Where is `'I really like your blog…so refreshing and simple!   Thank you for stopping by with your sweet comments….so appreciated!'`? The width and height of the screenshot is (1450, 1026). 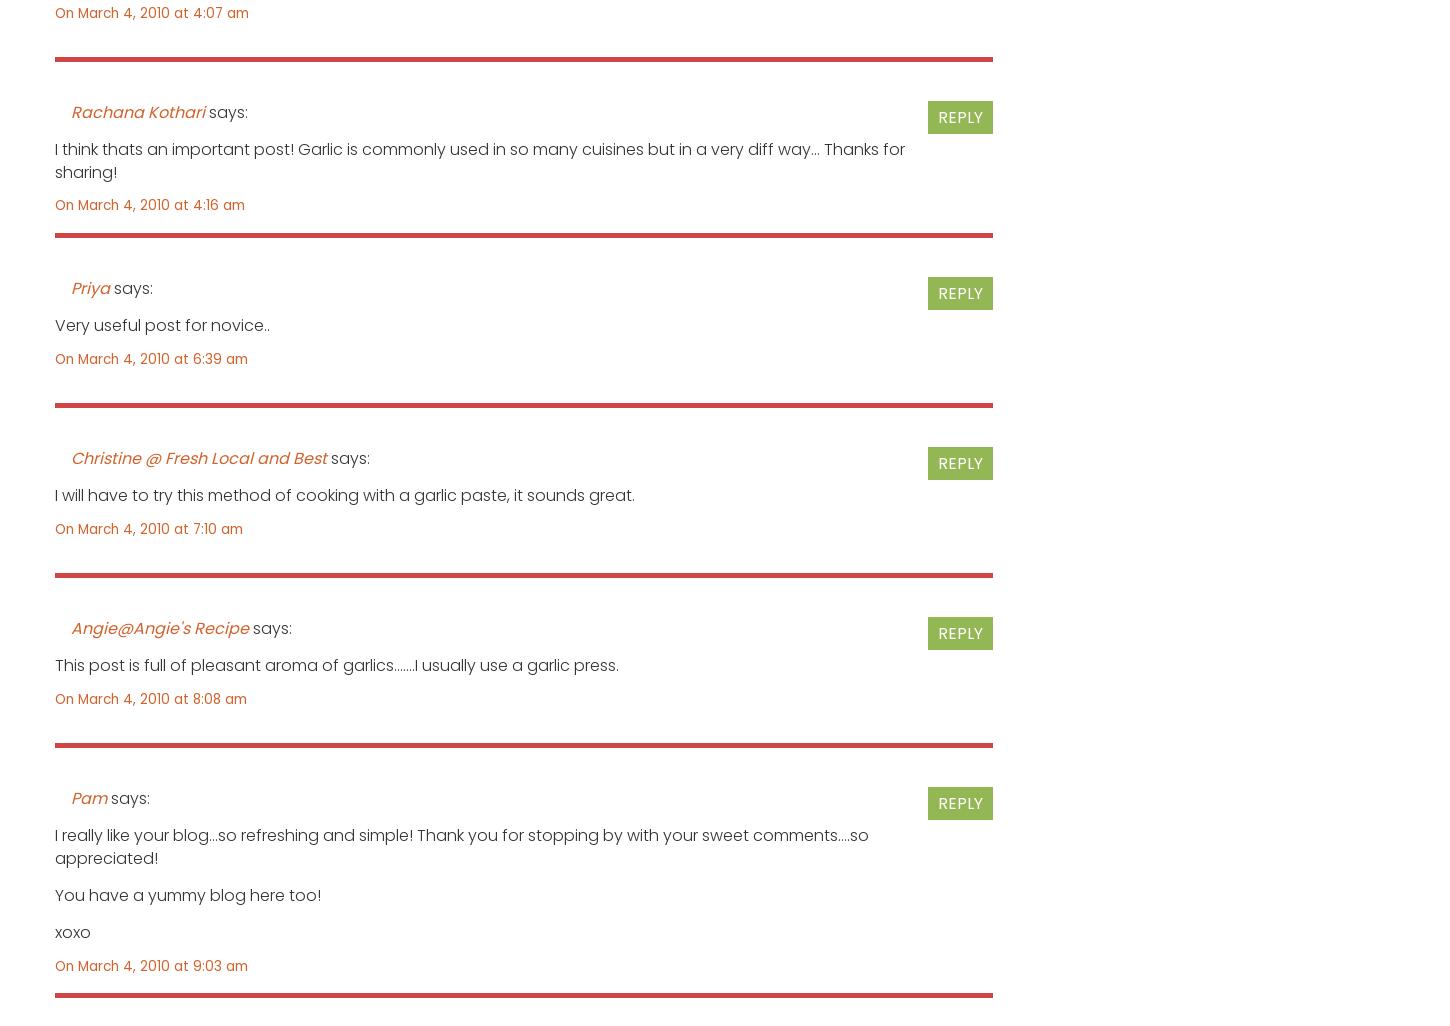
'I really like your blog…so refreshing and simple!   Thank you for stopping by with your sweet comments….so appreciated!' is located at coordinates (460, 846).